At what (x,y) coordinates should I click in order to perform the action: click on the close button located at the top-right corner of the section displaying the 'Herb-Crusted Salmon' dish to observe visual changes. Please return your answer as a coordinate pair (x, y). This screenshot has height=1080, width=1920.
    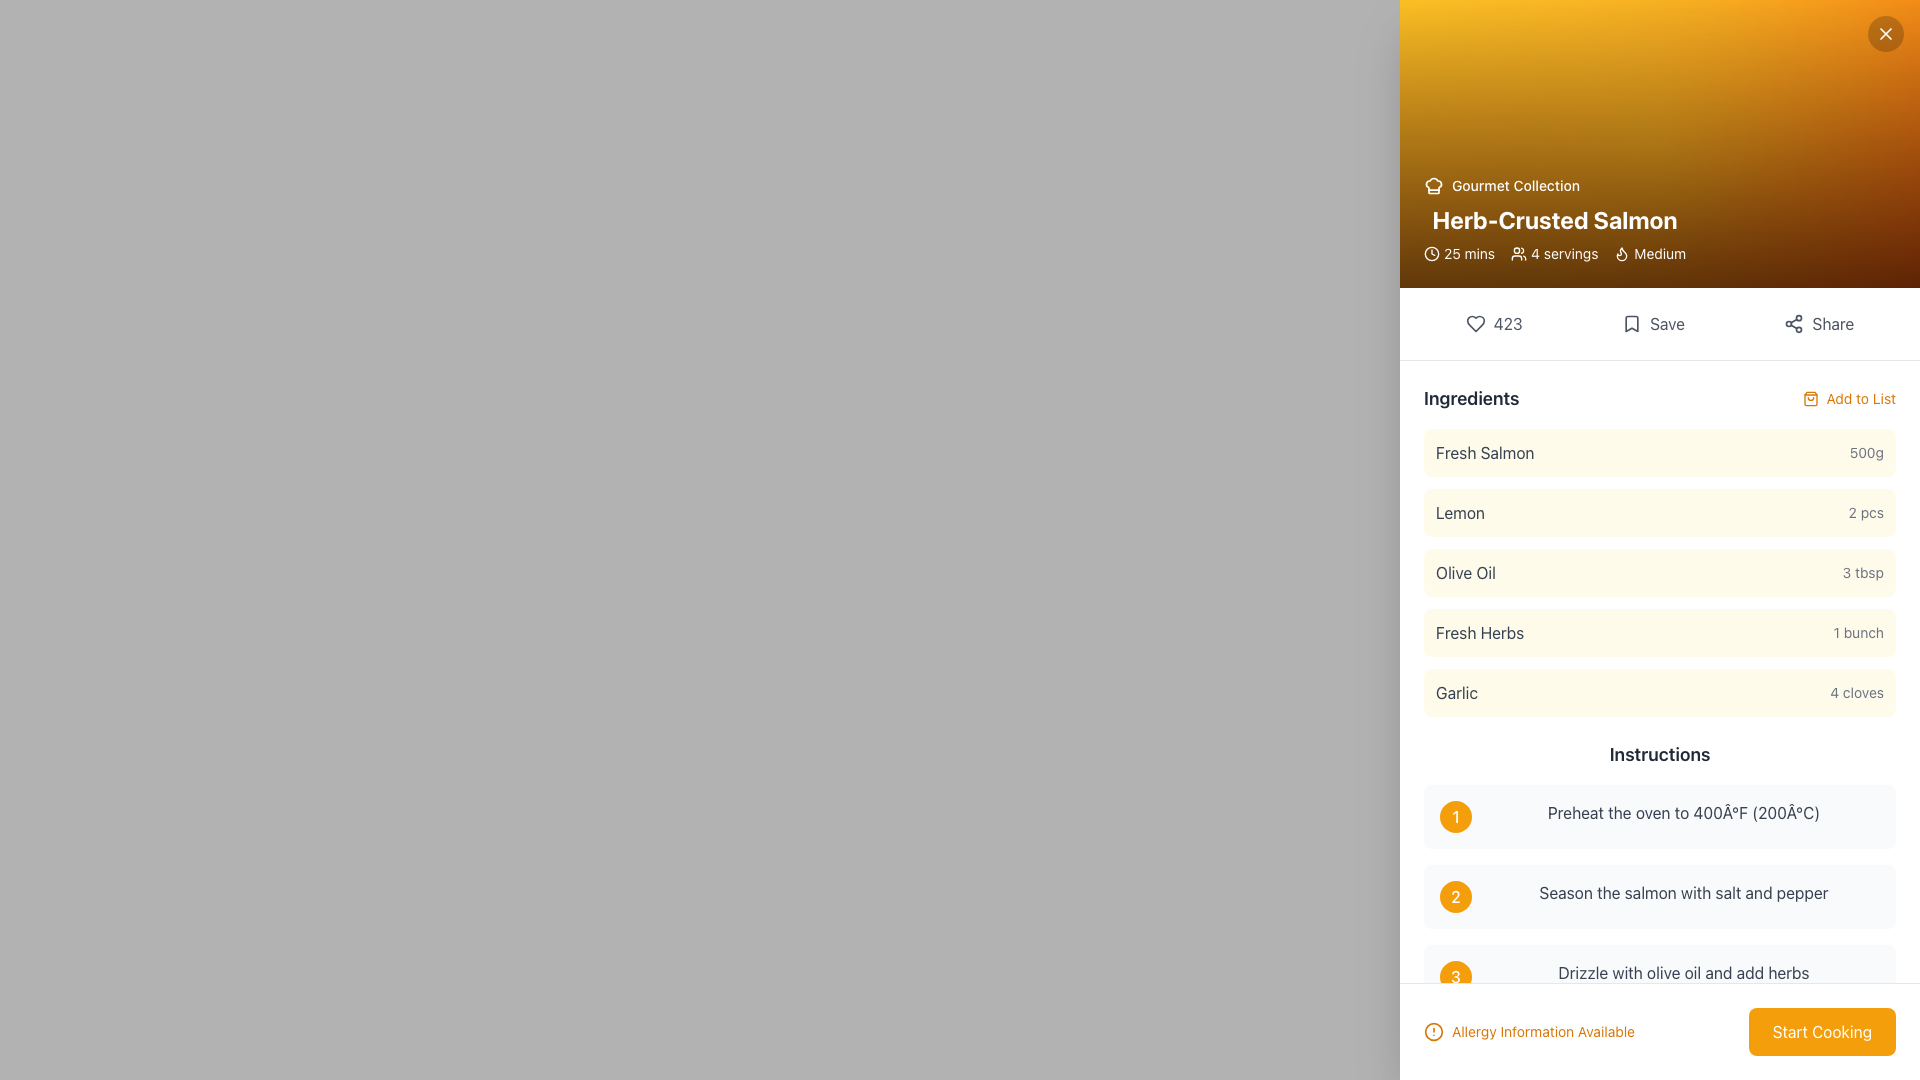
    Looking at the image, I should click on (1885, 34).